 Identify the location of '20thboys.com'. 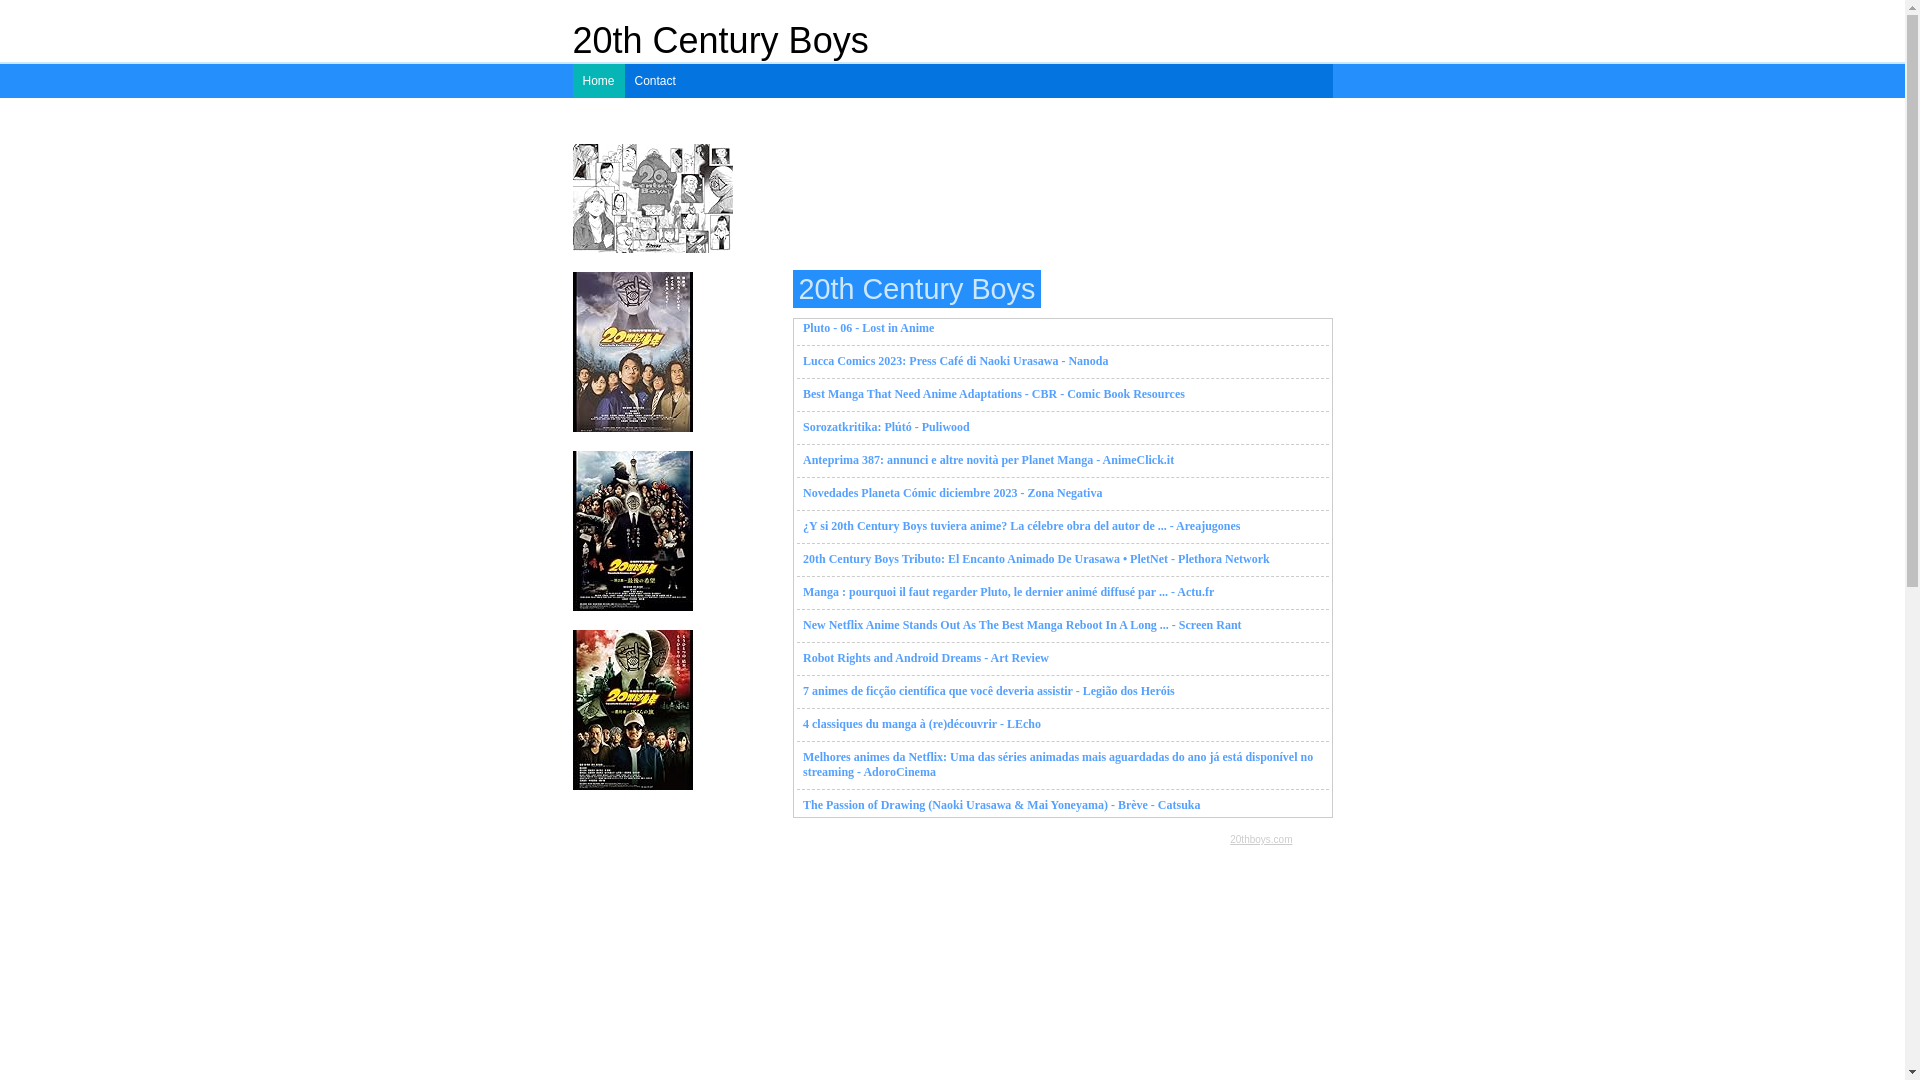
(1260, 839).